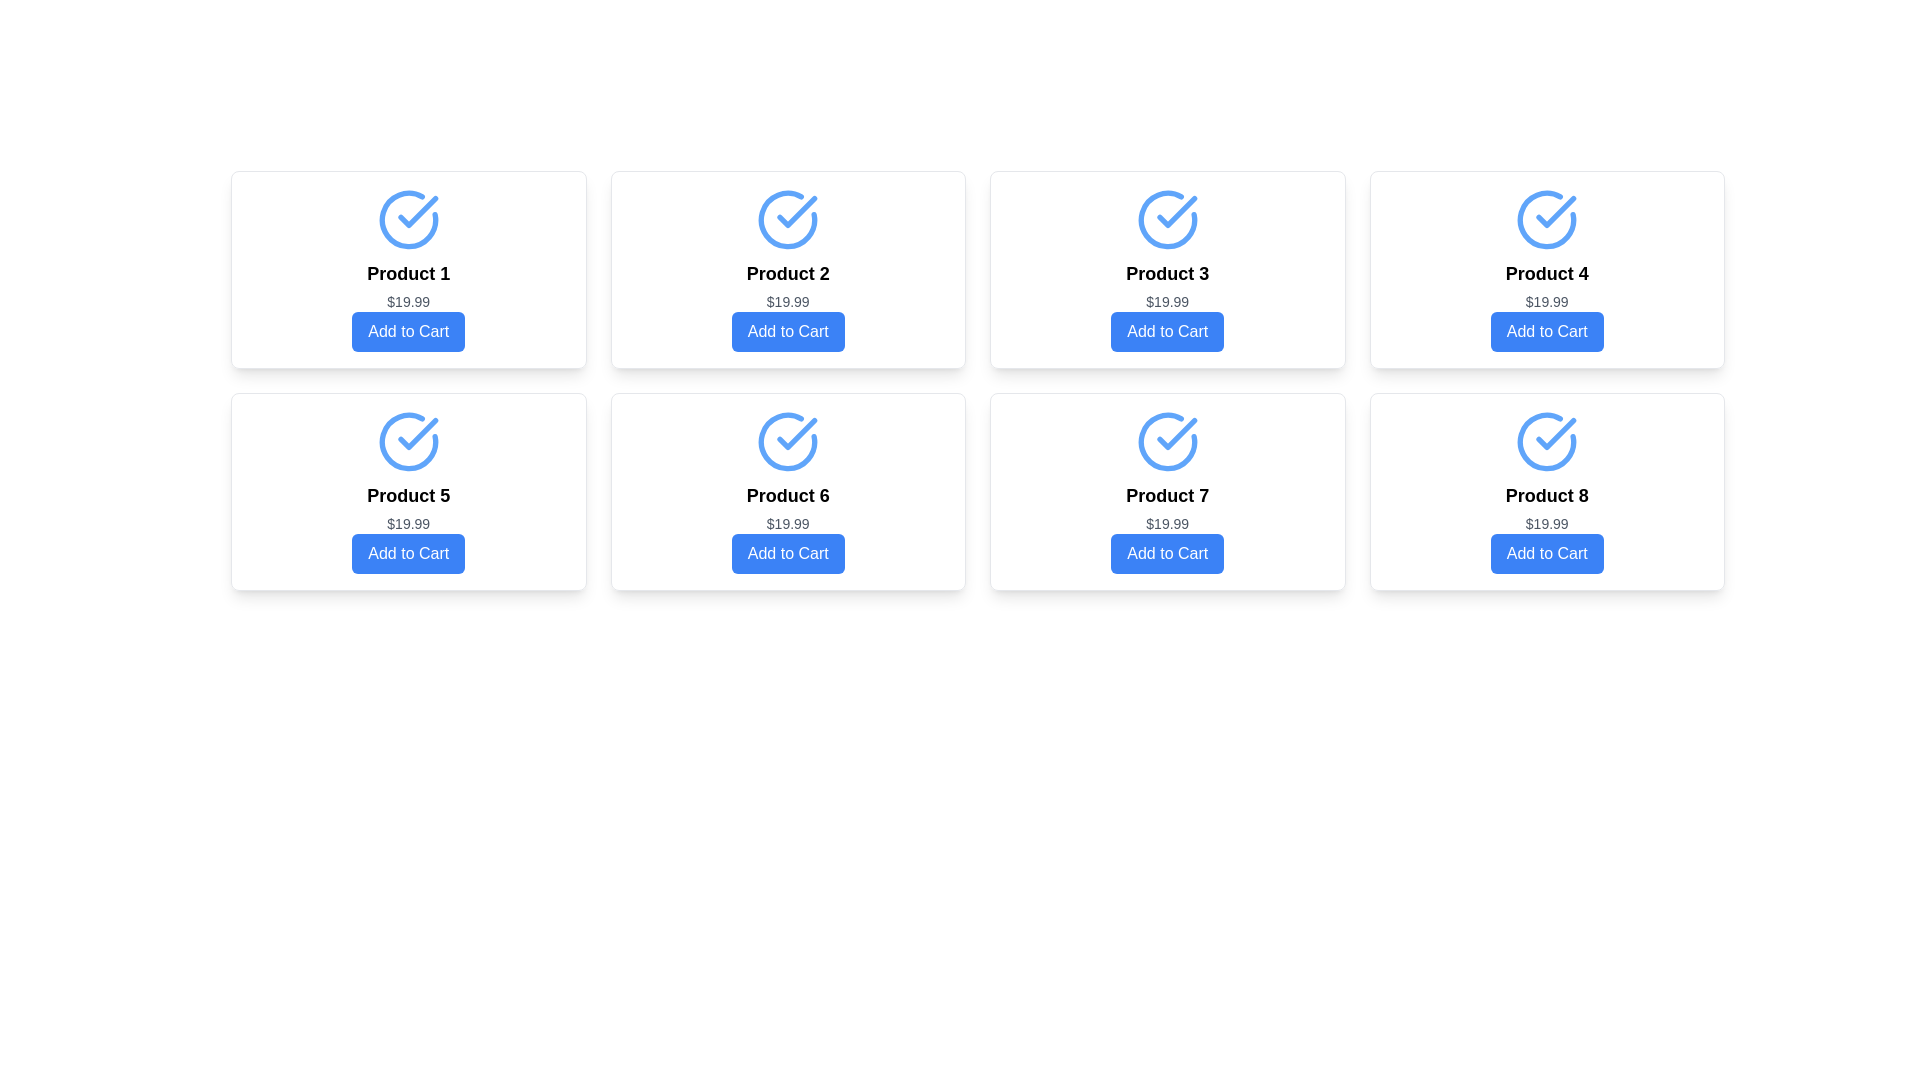 This screenshot has height=1080, width=1920. I want to click on the status indicator icon located at the top center of the card for 'Product 5', which signifies that the product is verified or selected, so click(407, 441).